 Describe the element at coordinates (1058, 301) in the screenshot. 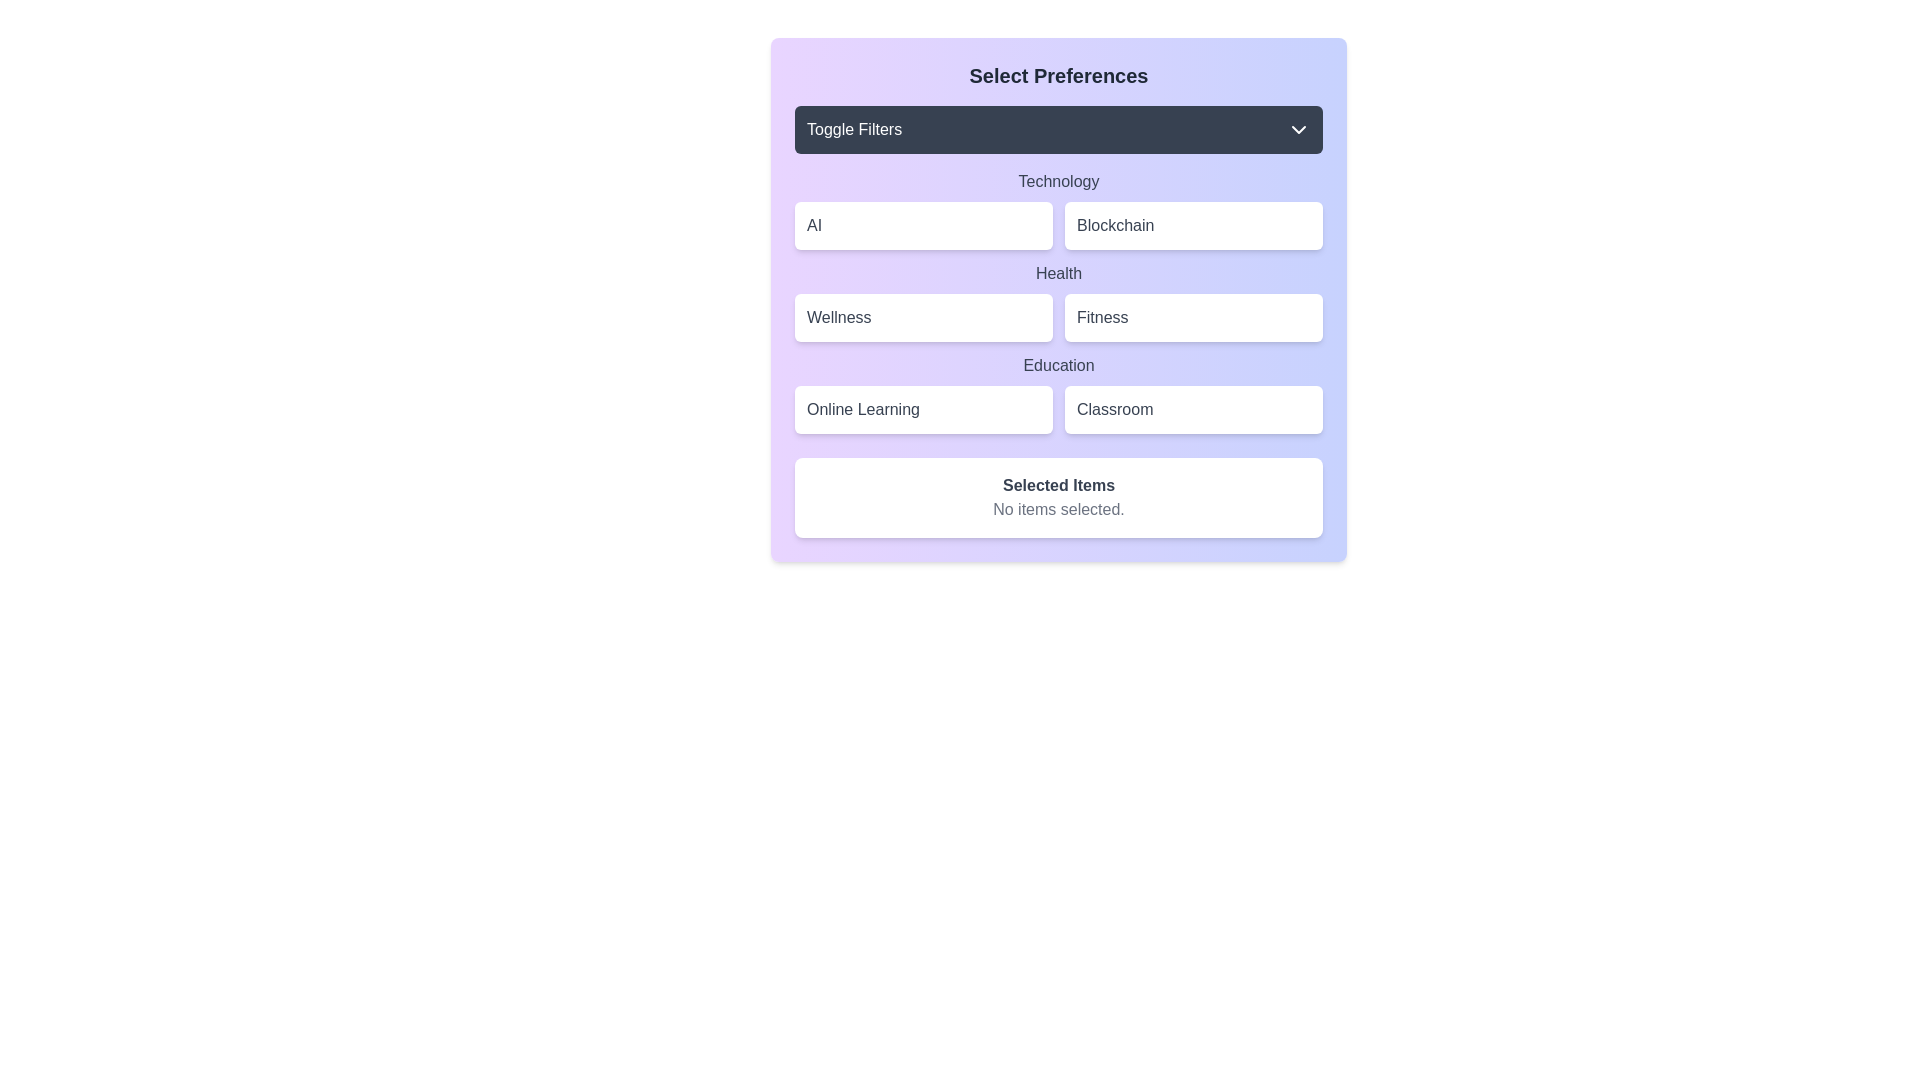

I see `the 'Fitness' button in the 'Health' category box` at that location.